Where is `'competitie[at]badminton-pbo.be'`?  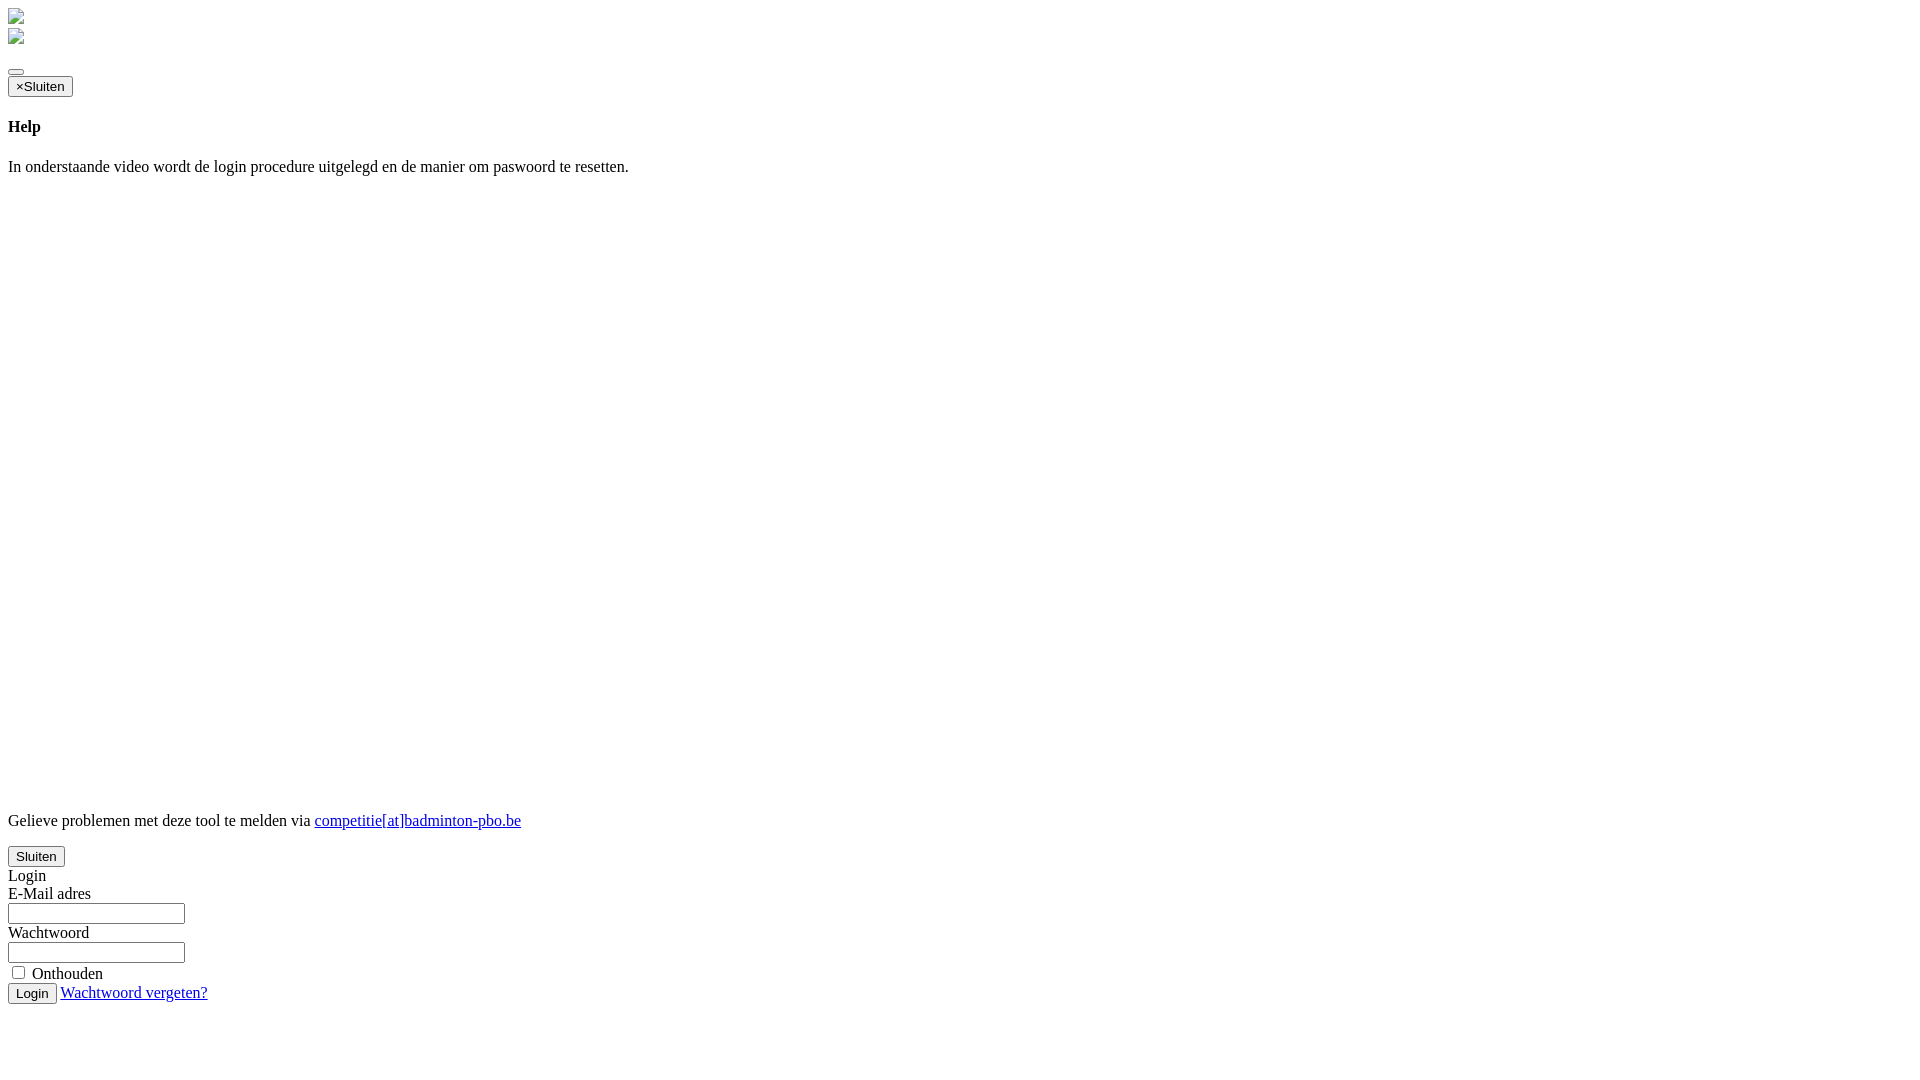 'competitie[at]badminton-pbo.be' is located at coordinates (417, 820).